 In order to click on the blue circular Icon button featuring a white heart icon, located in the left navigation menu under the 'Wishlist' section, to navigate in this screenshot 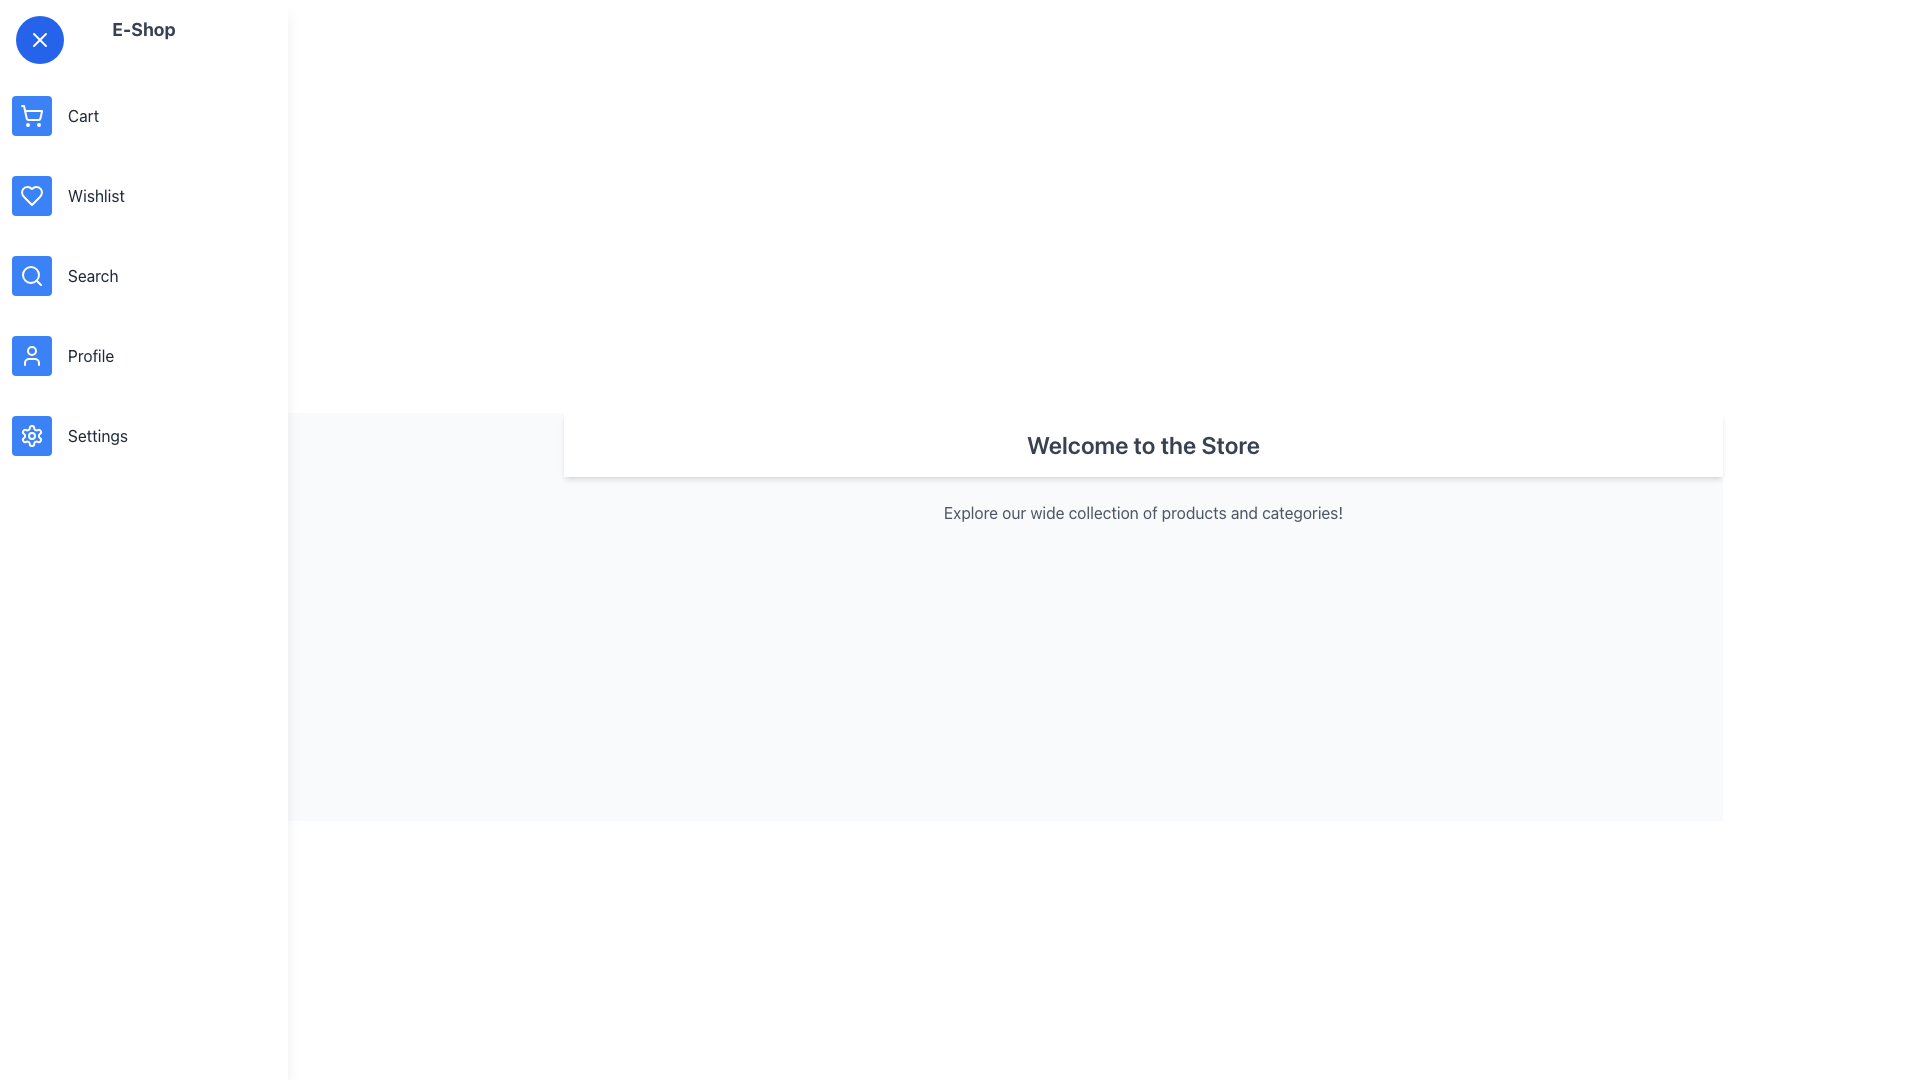, I will do `click(32, 196)`.